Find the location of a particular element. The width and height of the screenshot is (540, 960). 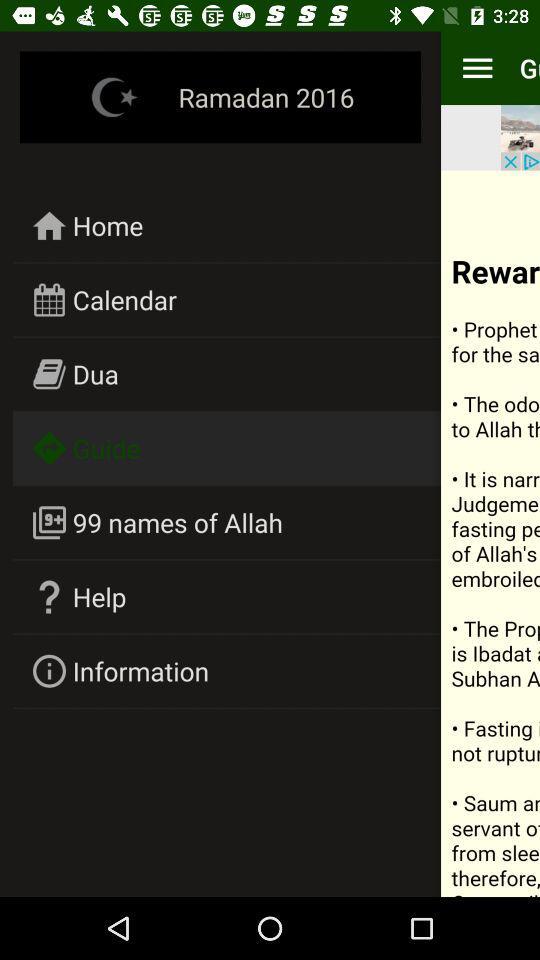

the item above dua icon is located at coordinates (124, 298).